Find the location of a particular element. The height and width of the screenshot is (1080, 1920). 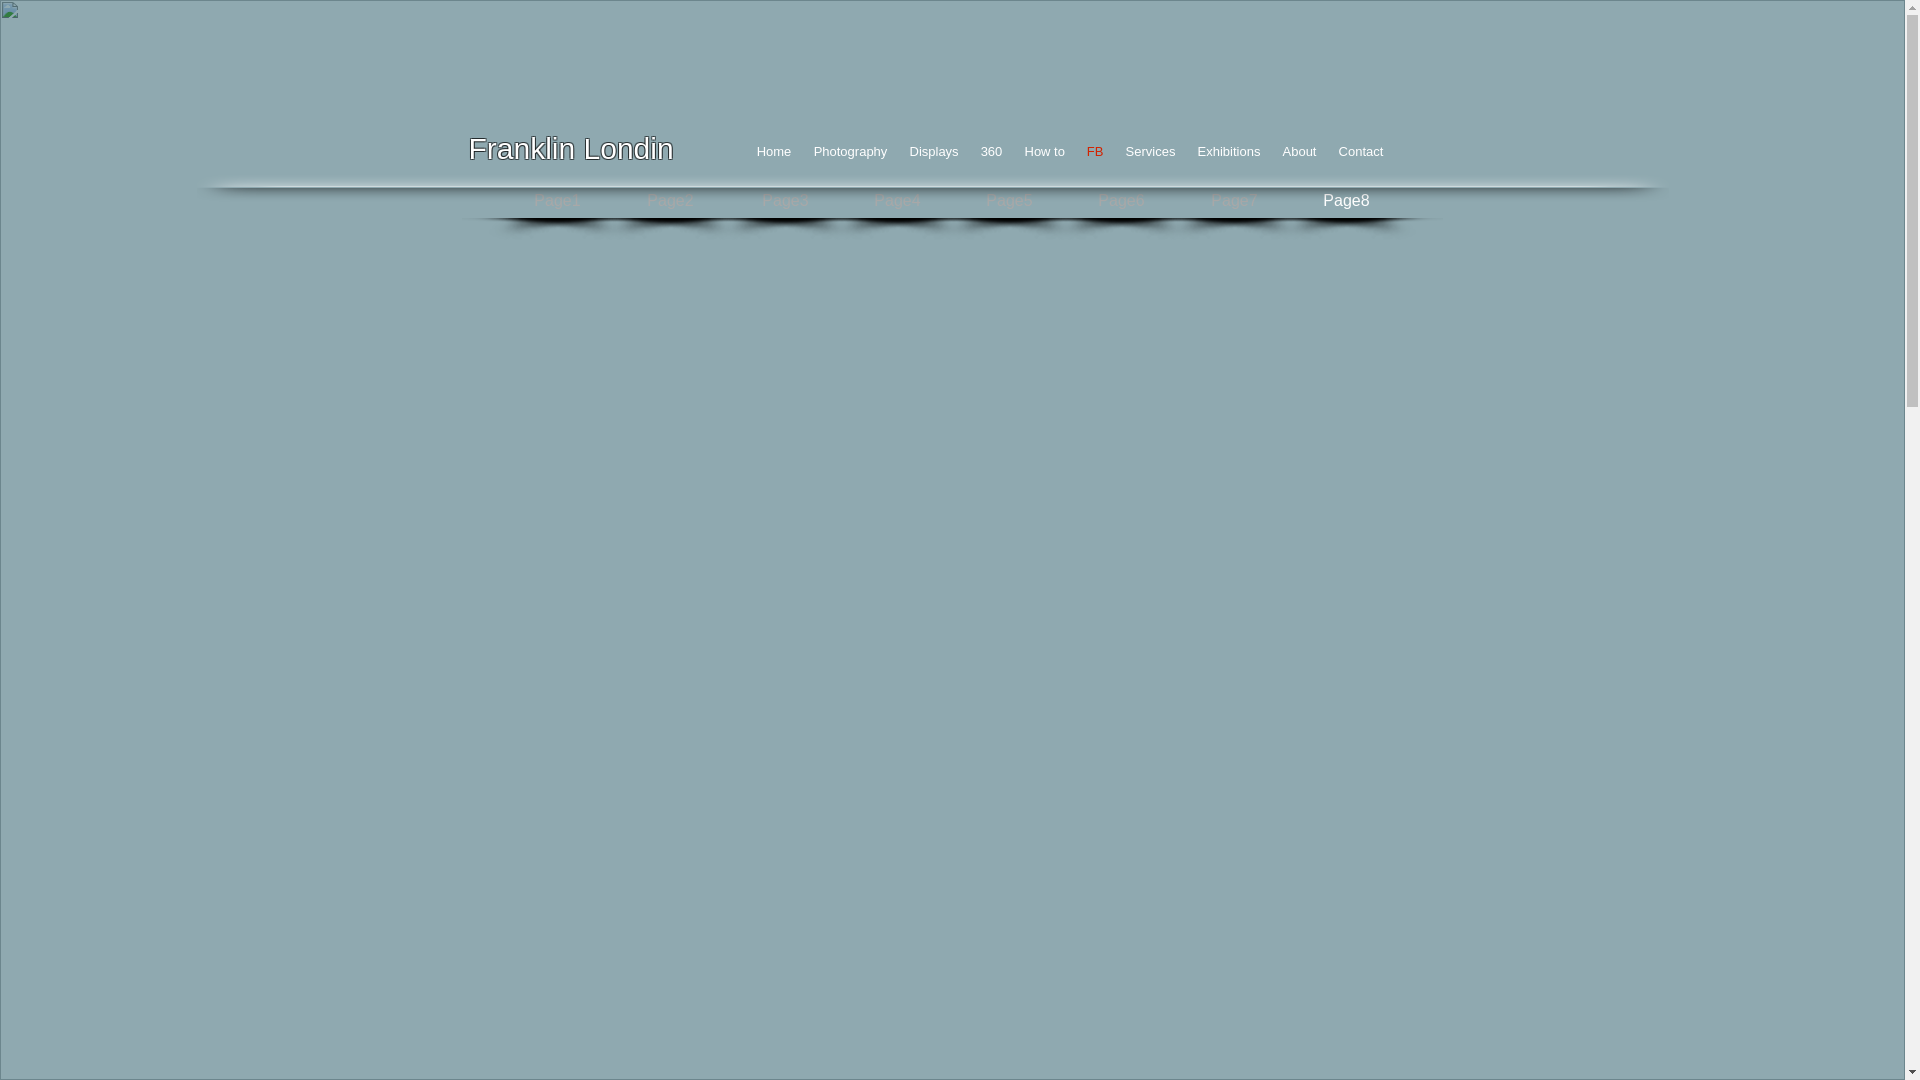

'Page6' is located at coordinates (1121, 201).